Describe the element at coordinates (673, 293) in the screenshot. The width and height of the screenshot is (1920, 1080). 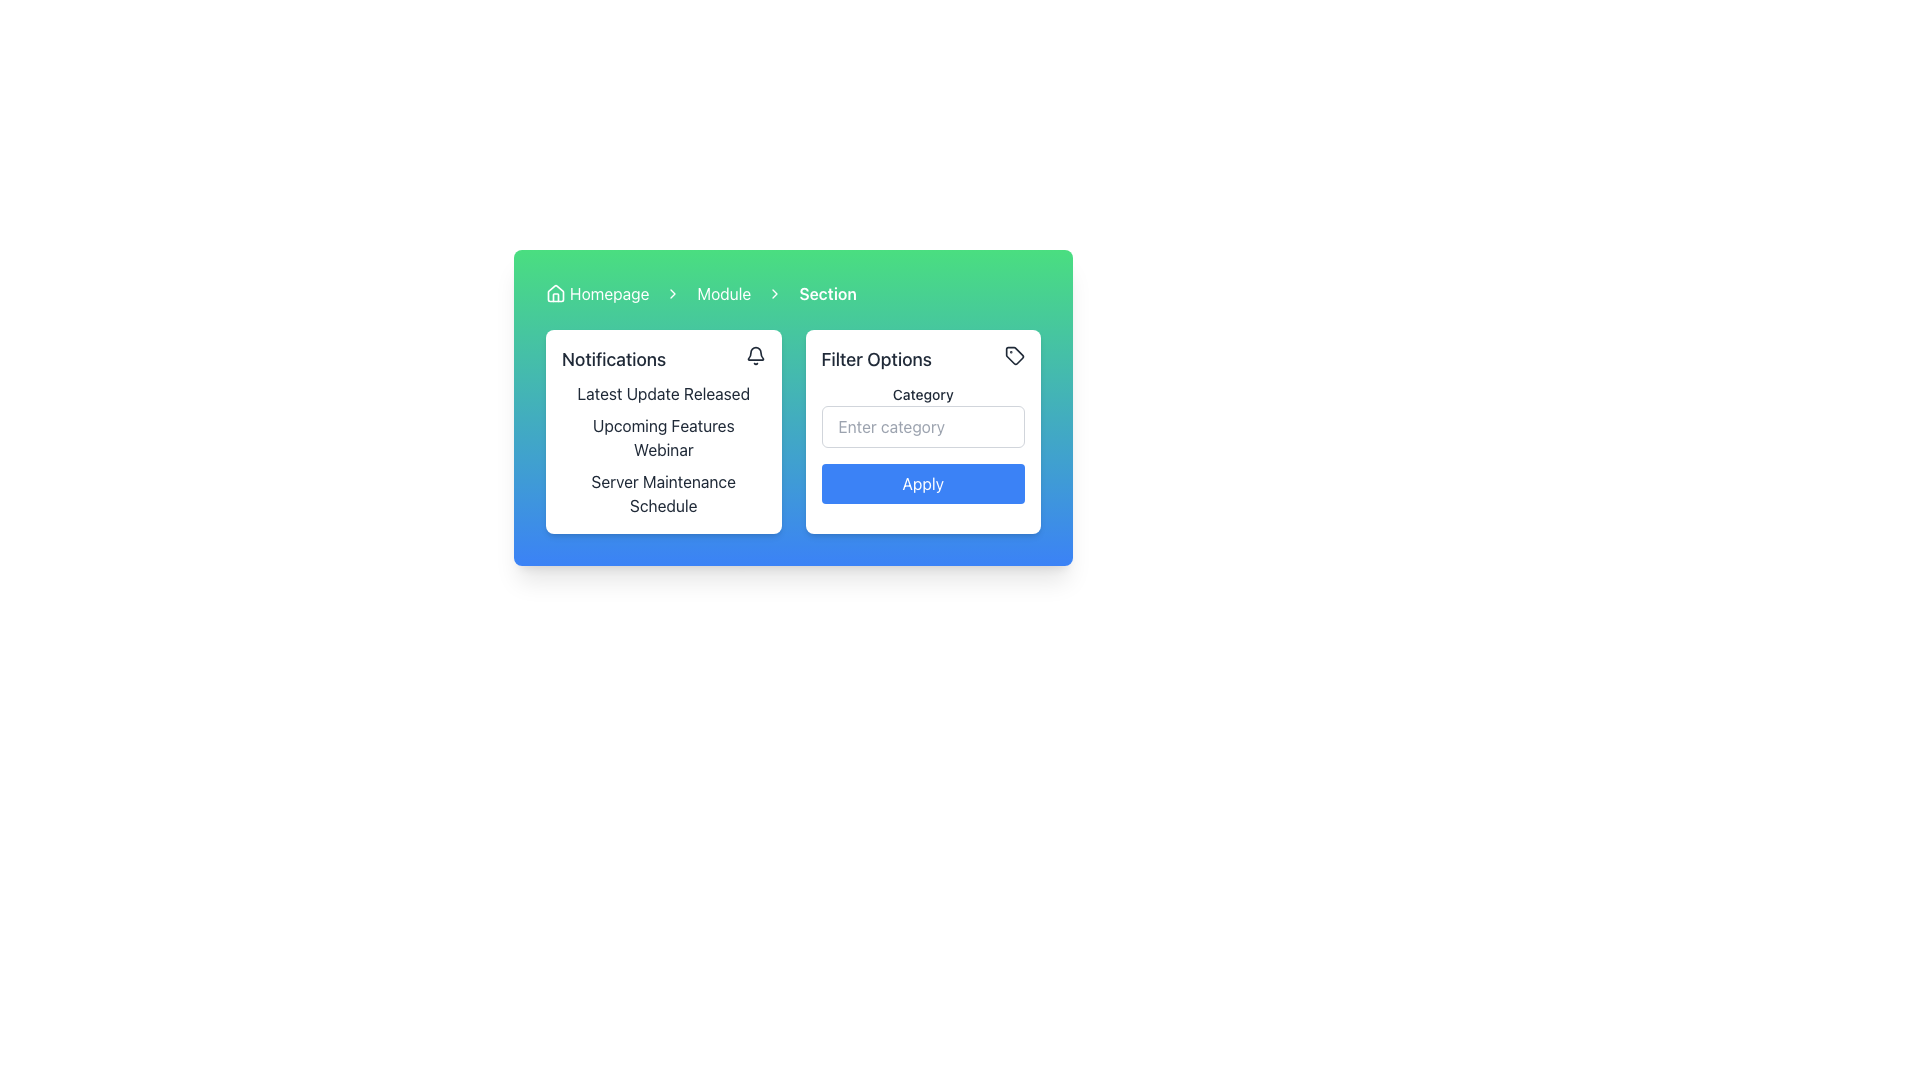
I see `the second chevron icon in the breadcrumb navigation, positioned between 'Homepage' and 'Module' text links` at that location.